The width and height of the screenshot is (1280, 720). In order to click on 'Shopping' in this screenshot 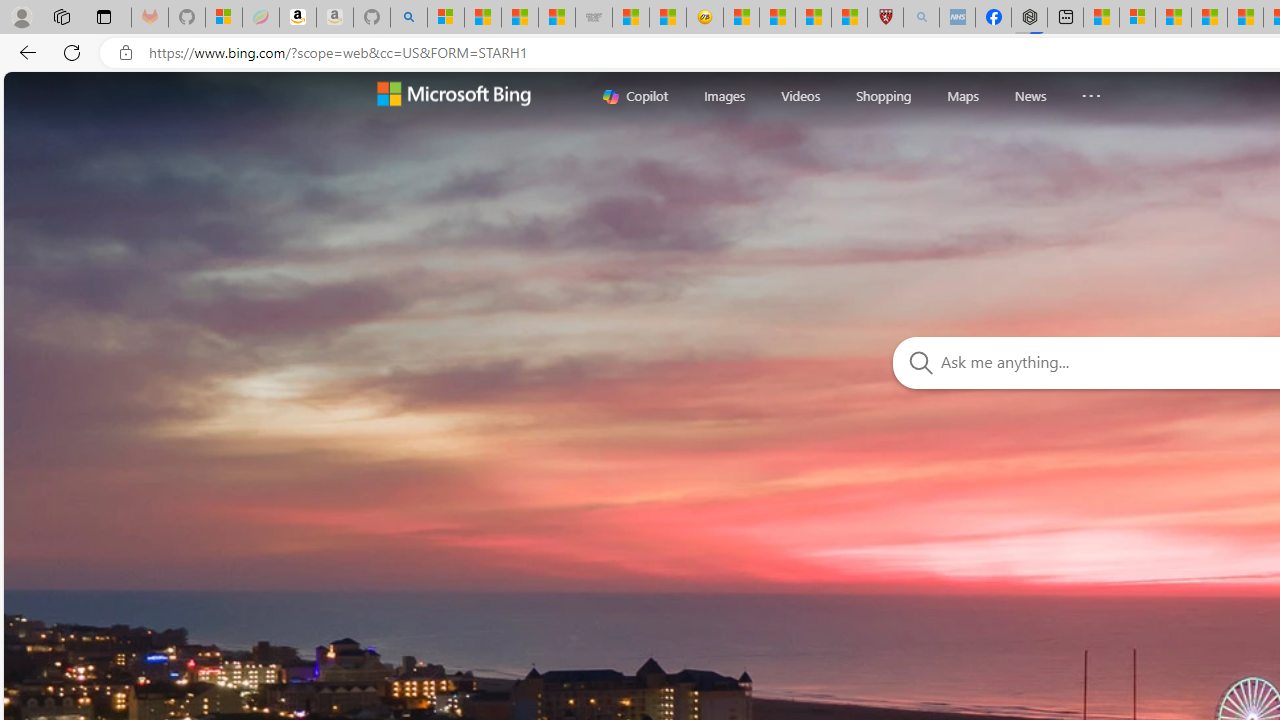, I will do `click(882, 95)`.